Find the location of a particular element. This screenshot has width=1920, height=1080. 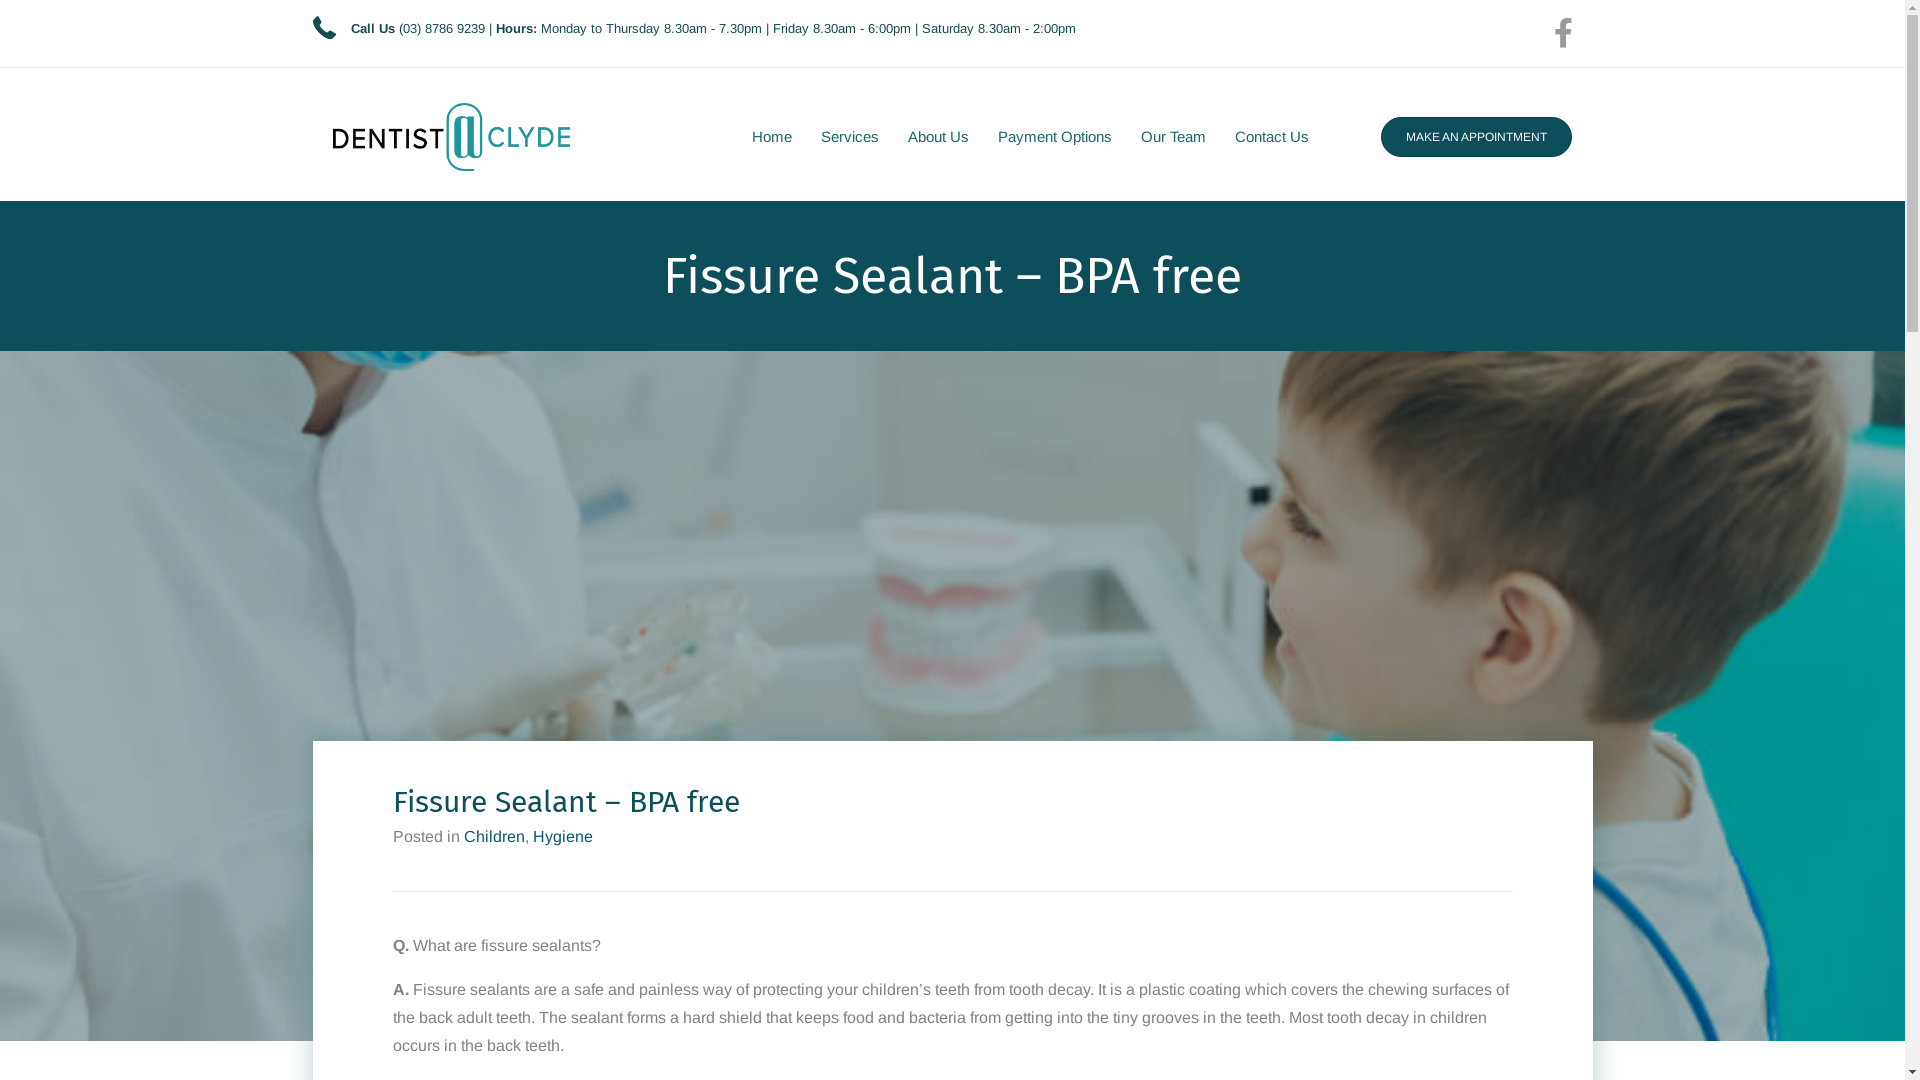

'Children' is located at coordinates (463, 836).